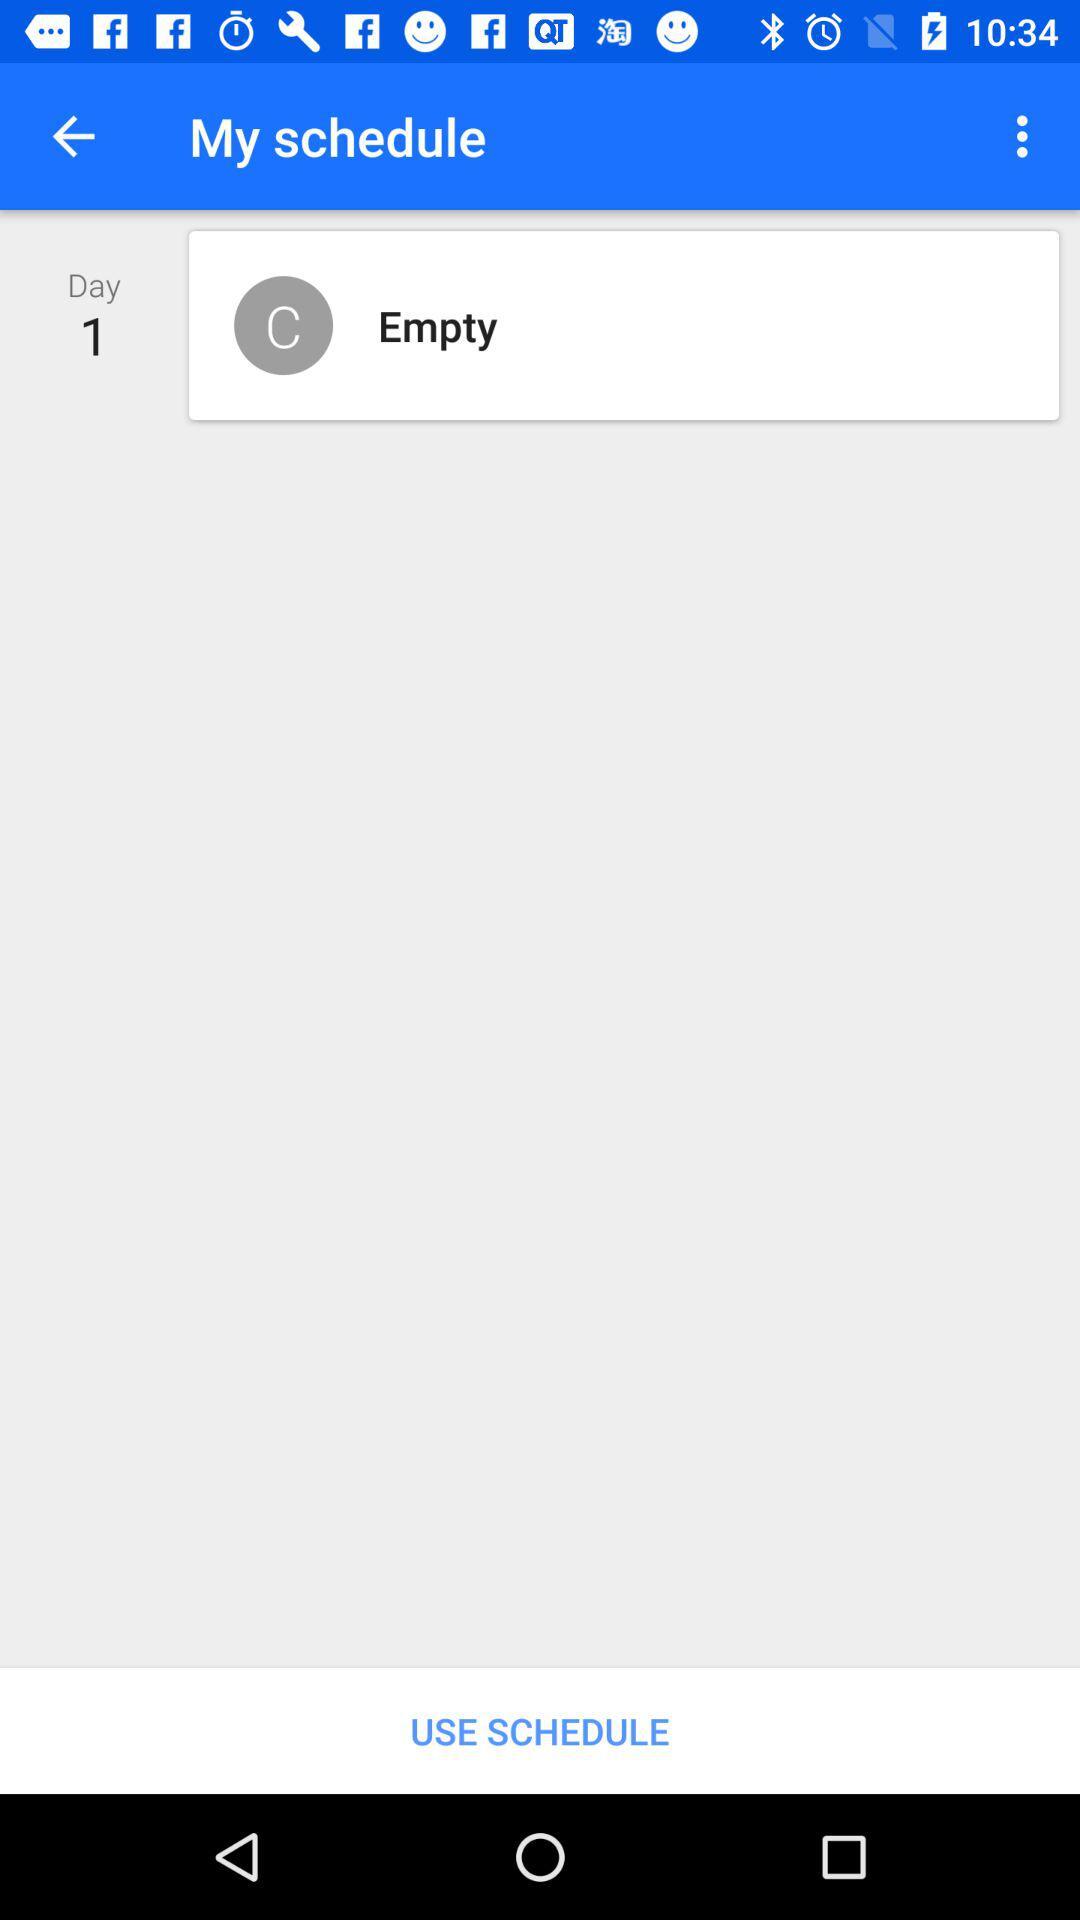 The image size is (1080, 1920). I want to click on item above the day, so click(72, 135).